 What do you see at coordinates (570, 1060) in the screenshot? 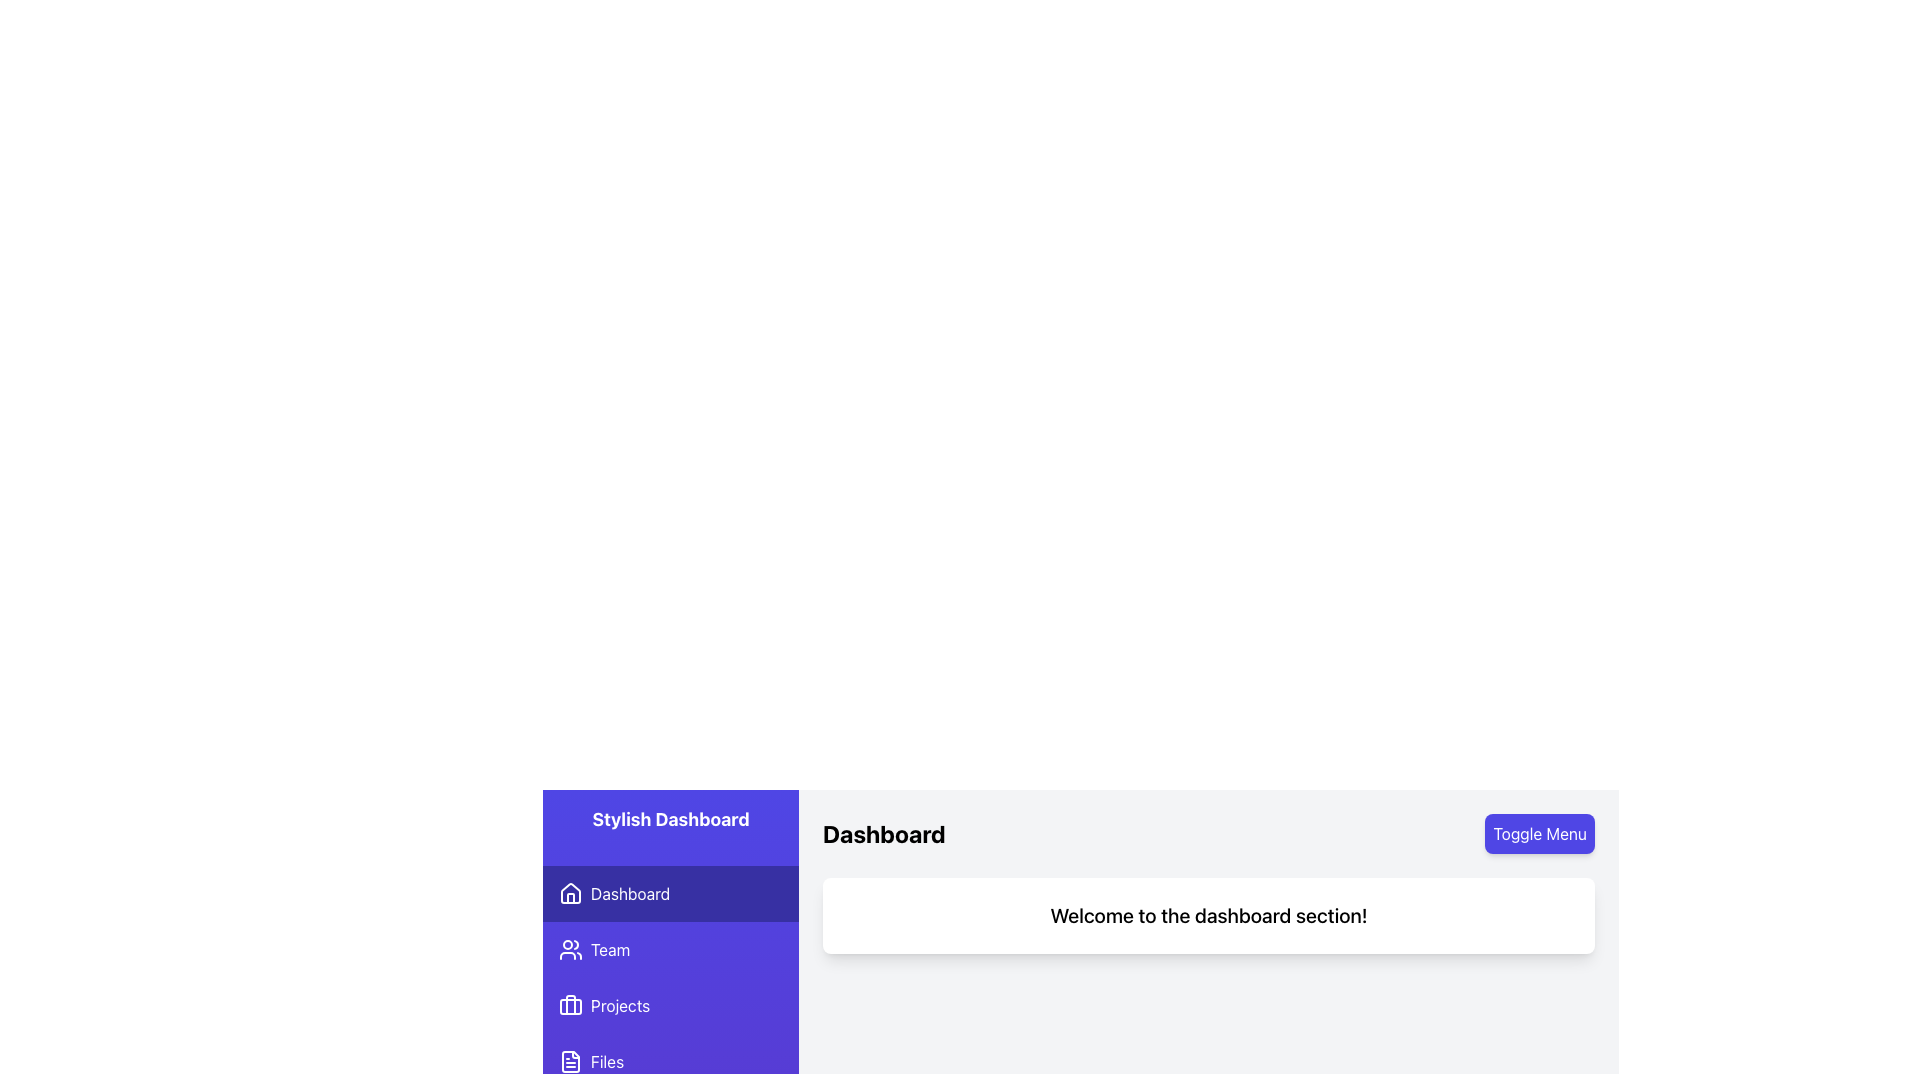
I see `the 'Files' icon in the bottom-most segment of the sidebar navigation menu` at bounding box center [570, 1060].